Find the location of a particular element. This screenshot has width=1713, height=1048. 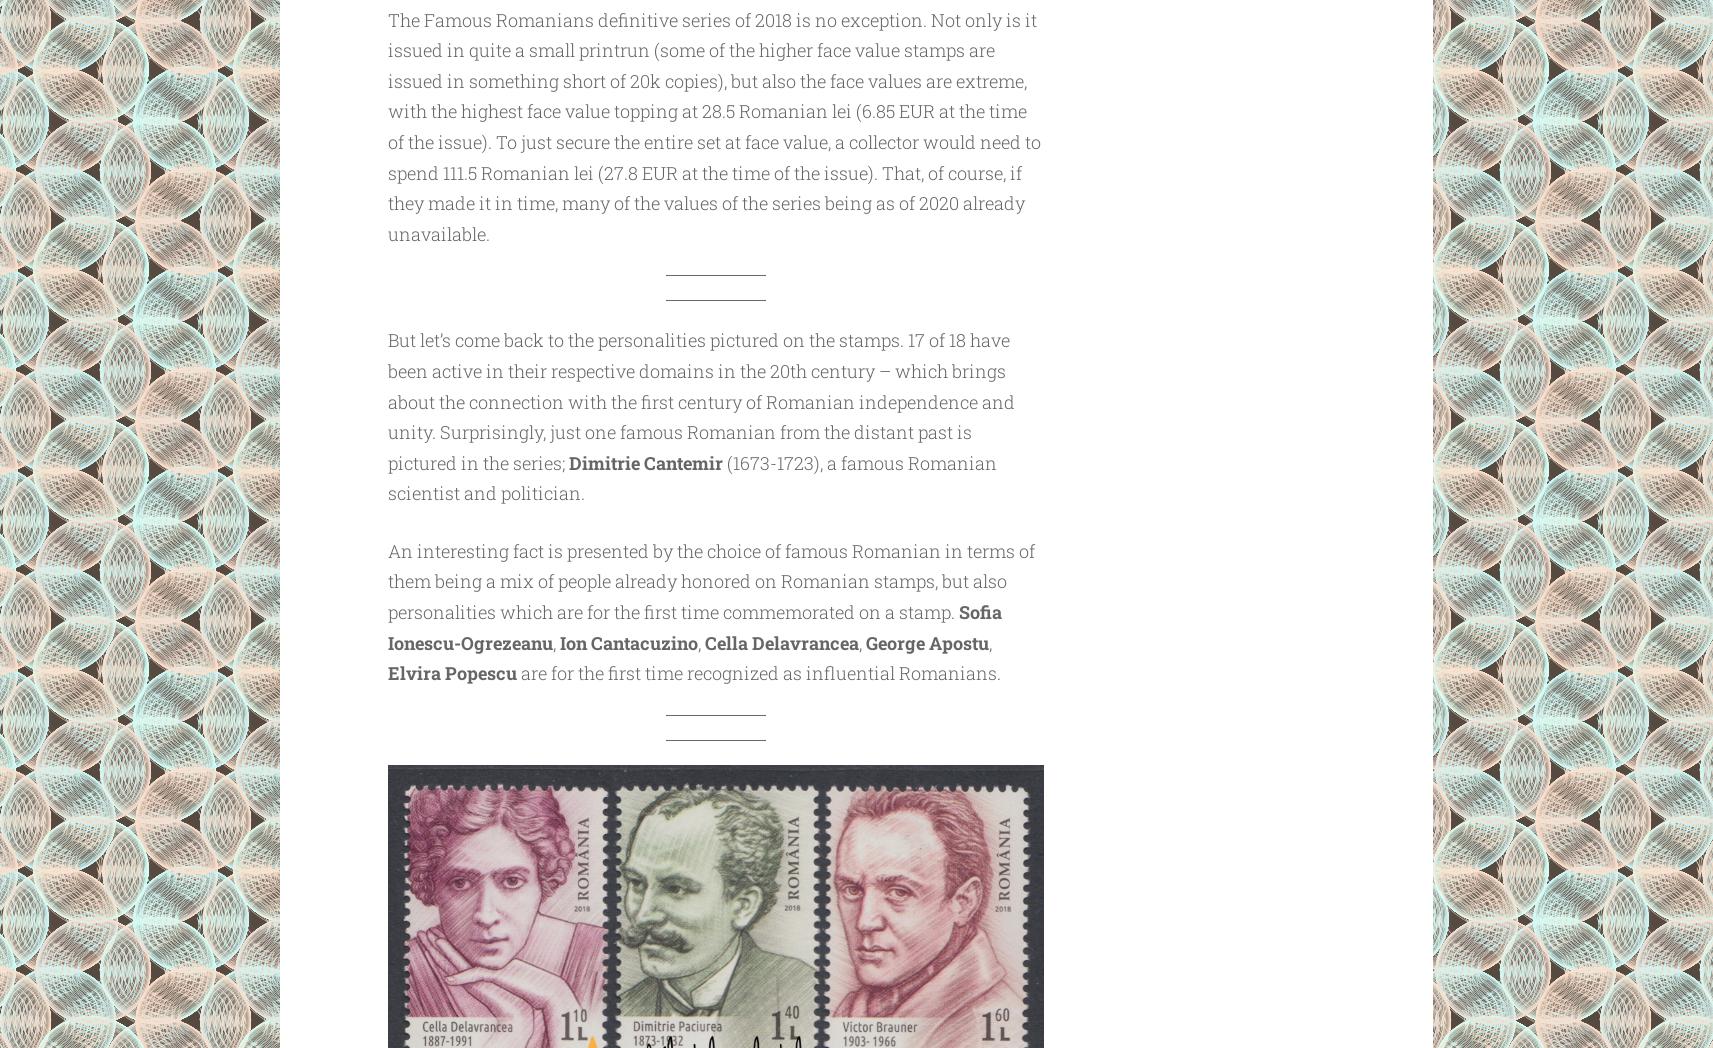

'But let’s come back to the personalities pictured on the stamps. 17 of 18 have been active in their respective domains in the 20th century – which brings about the connection with the first century of Romanian independence and unity. Surprisingly, just one famous Romanian from the distant past is pictured in the series;' is located at coordinates (700, 400).